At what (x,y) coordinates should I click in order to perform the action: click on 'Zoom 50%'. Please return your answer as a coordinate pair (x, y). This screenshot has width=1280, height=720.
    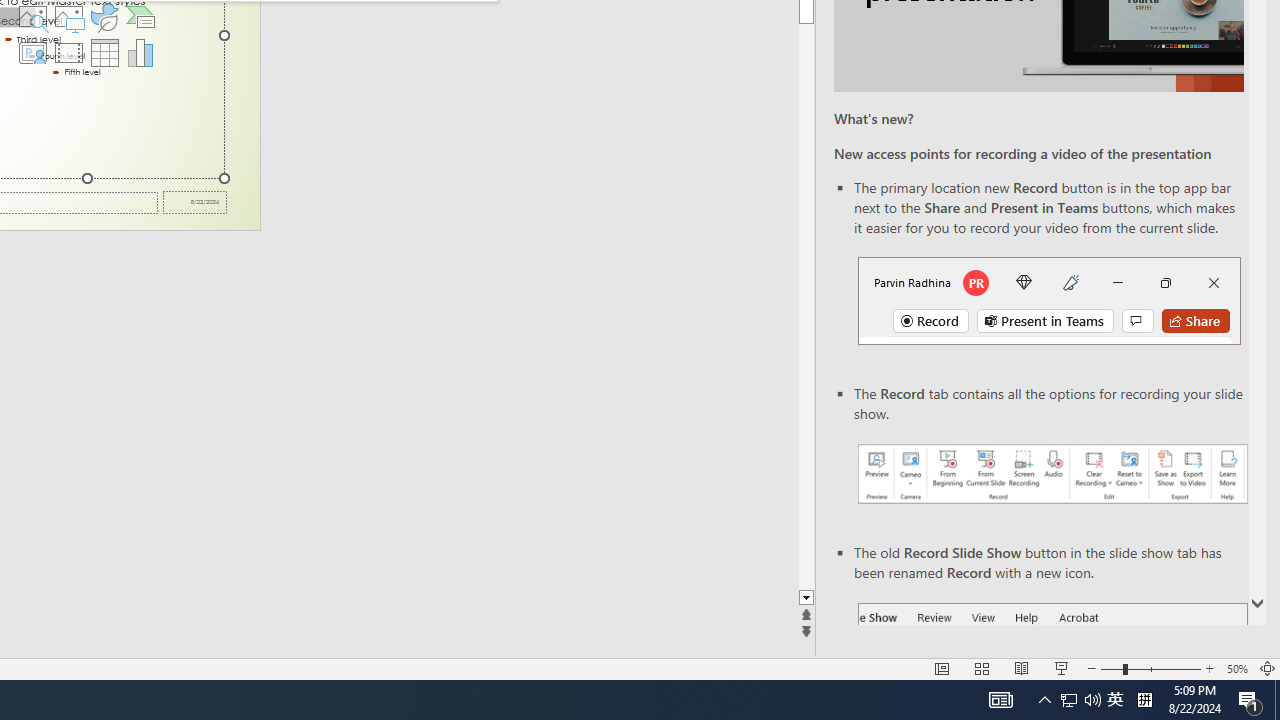
    Looking at the image, I should click on (1236, 669).